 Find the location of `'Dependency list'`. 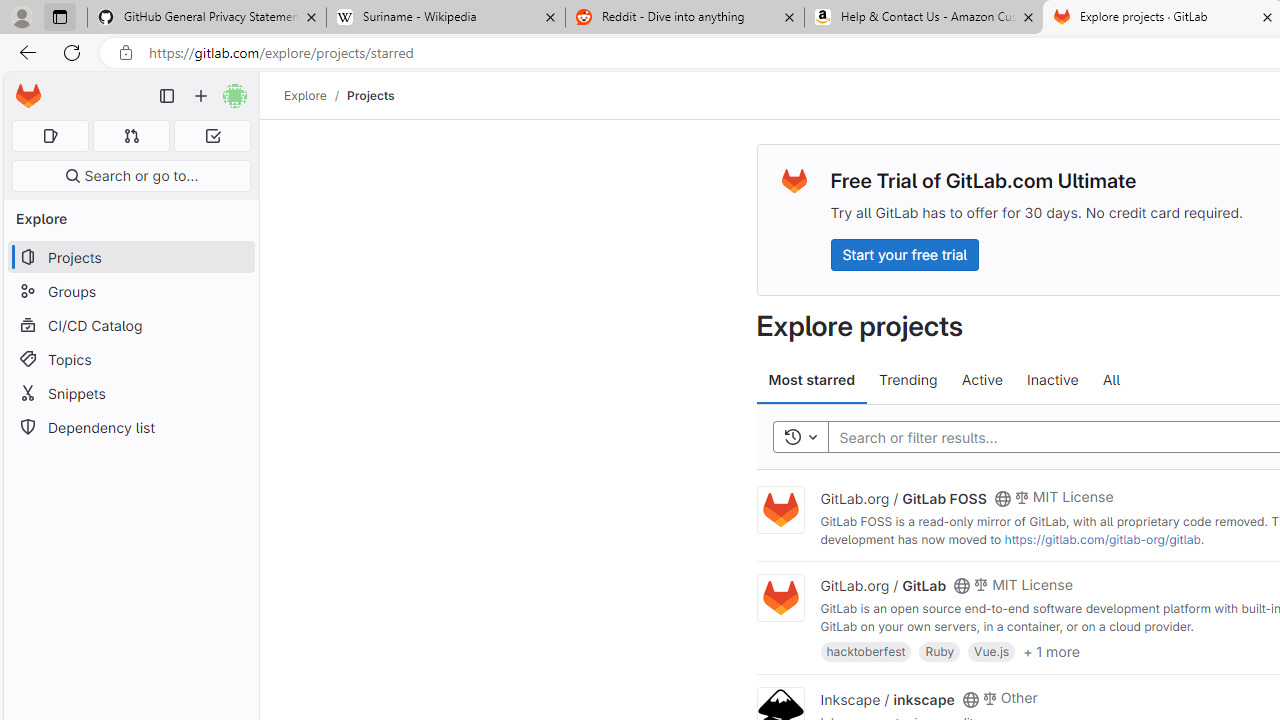

'Dependency list' is located at coordinates (130, 426).